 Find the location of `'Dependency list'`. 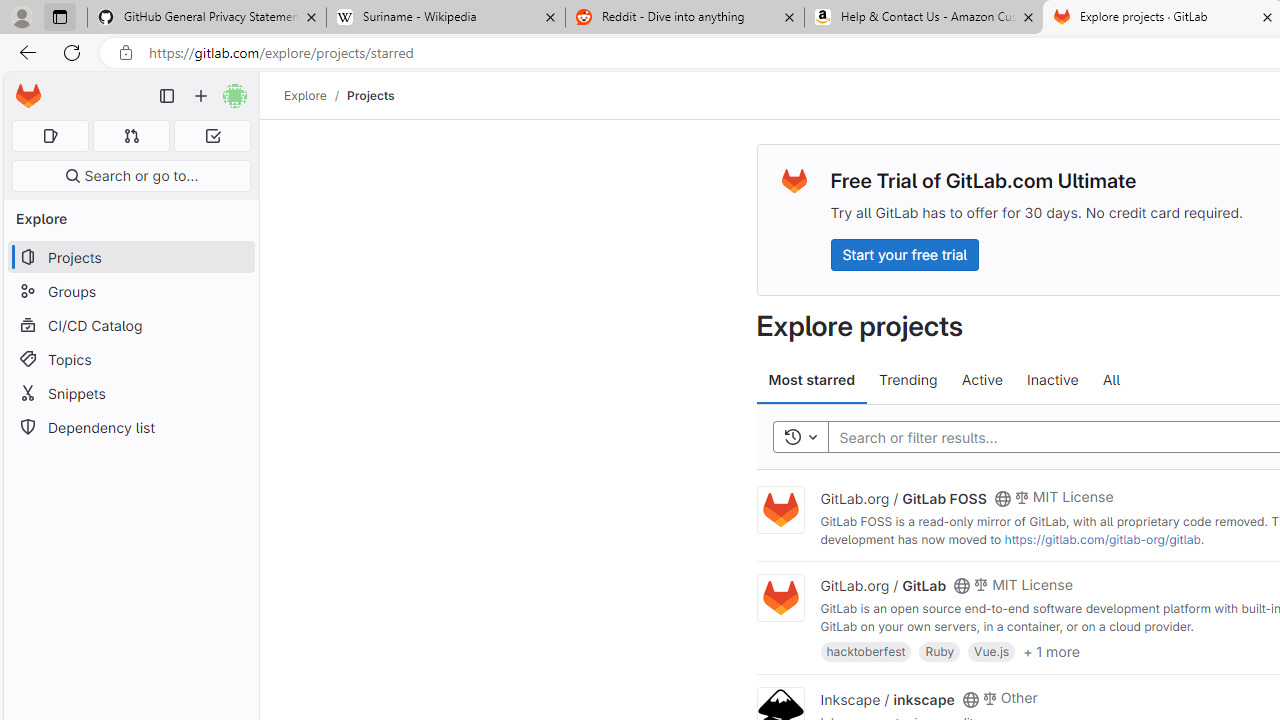

'Dependency list' is located at coordinates (130, 426).